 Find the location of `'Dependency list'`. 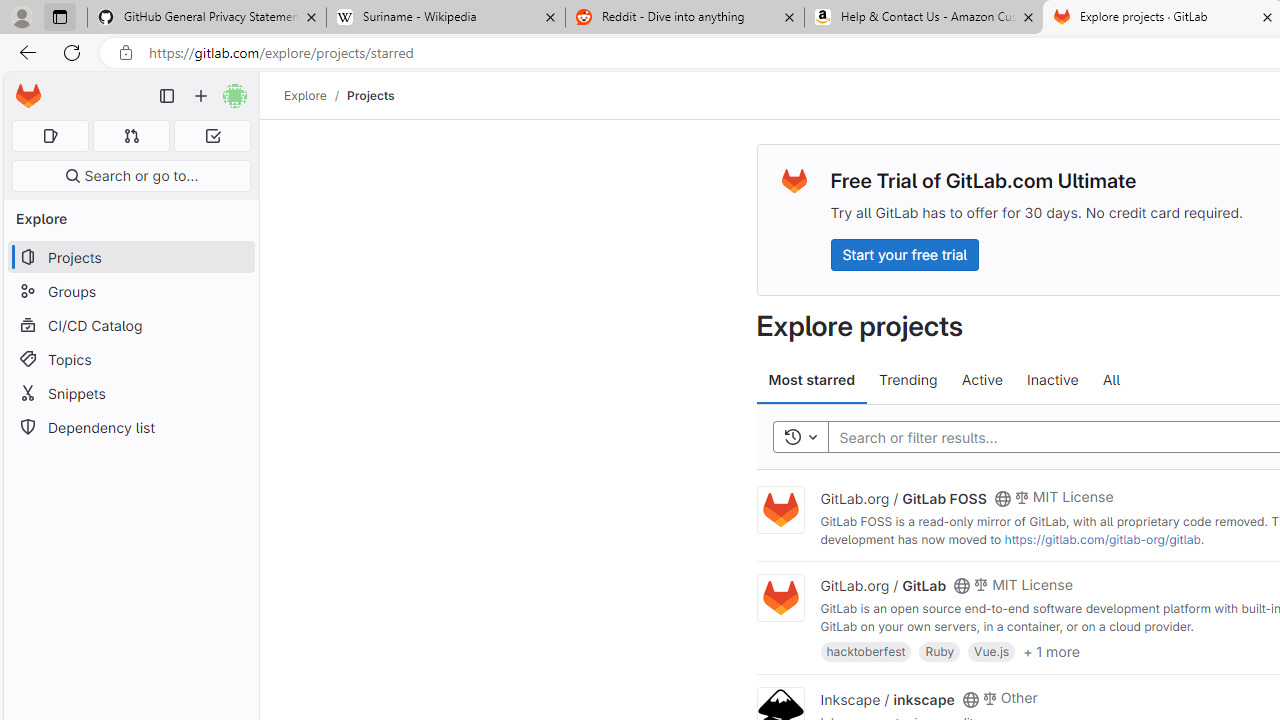

'Dependency list' is located at coordinates (130, 426).